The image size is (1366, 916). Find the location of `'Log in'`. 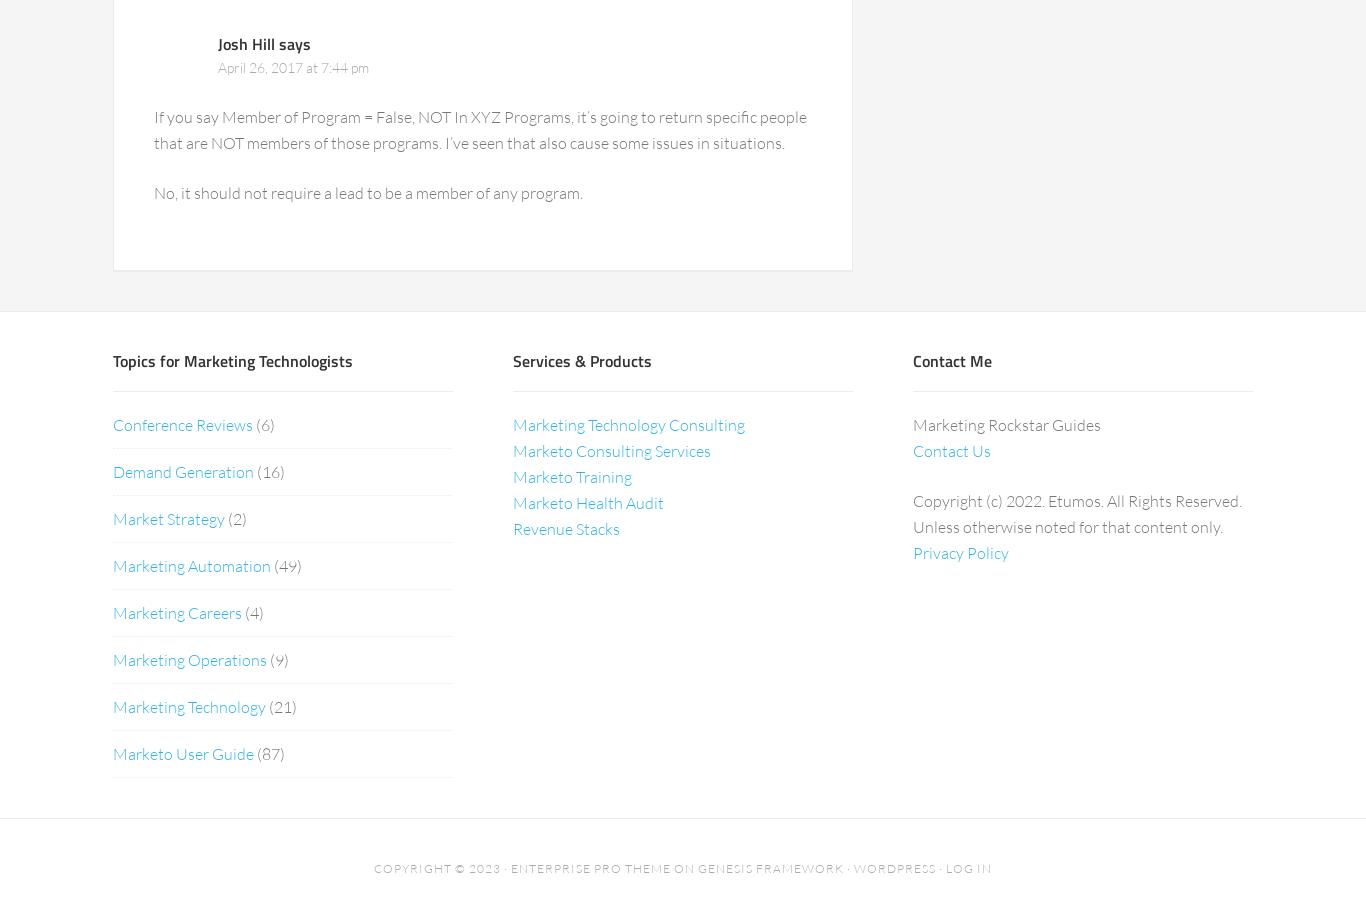

'Log in' is located at coordinates (969, 866).